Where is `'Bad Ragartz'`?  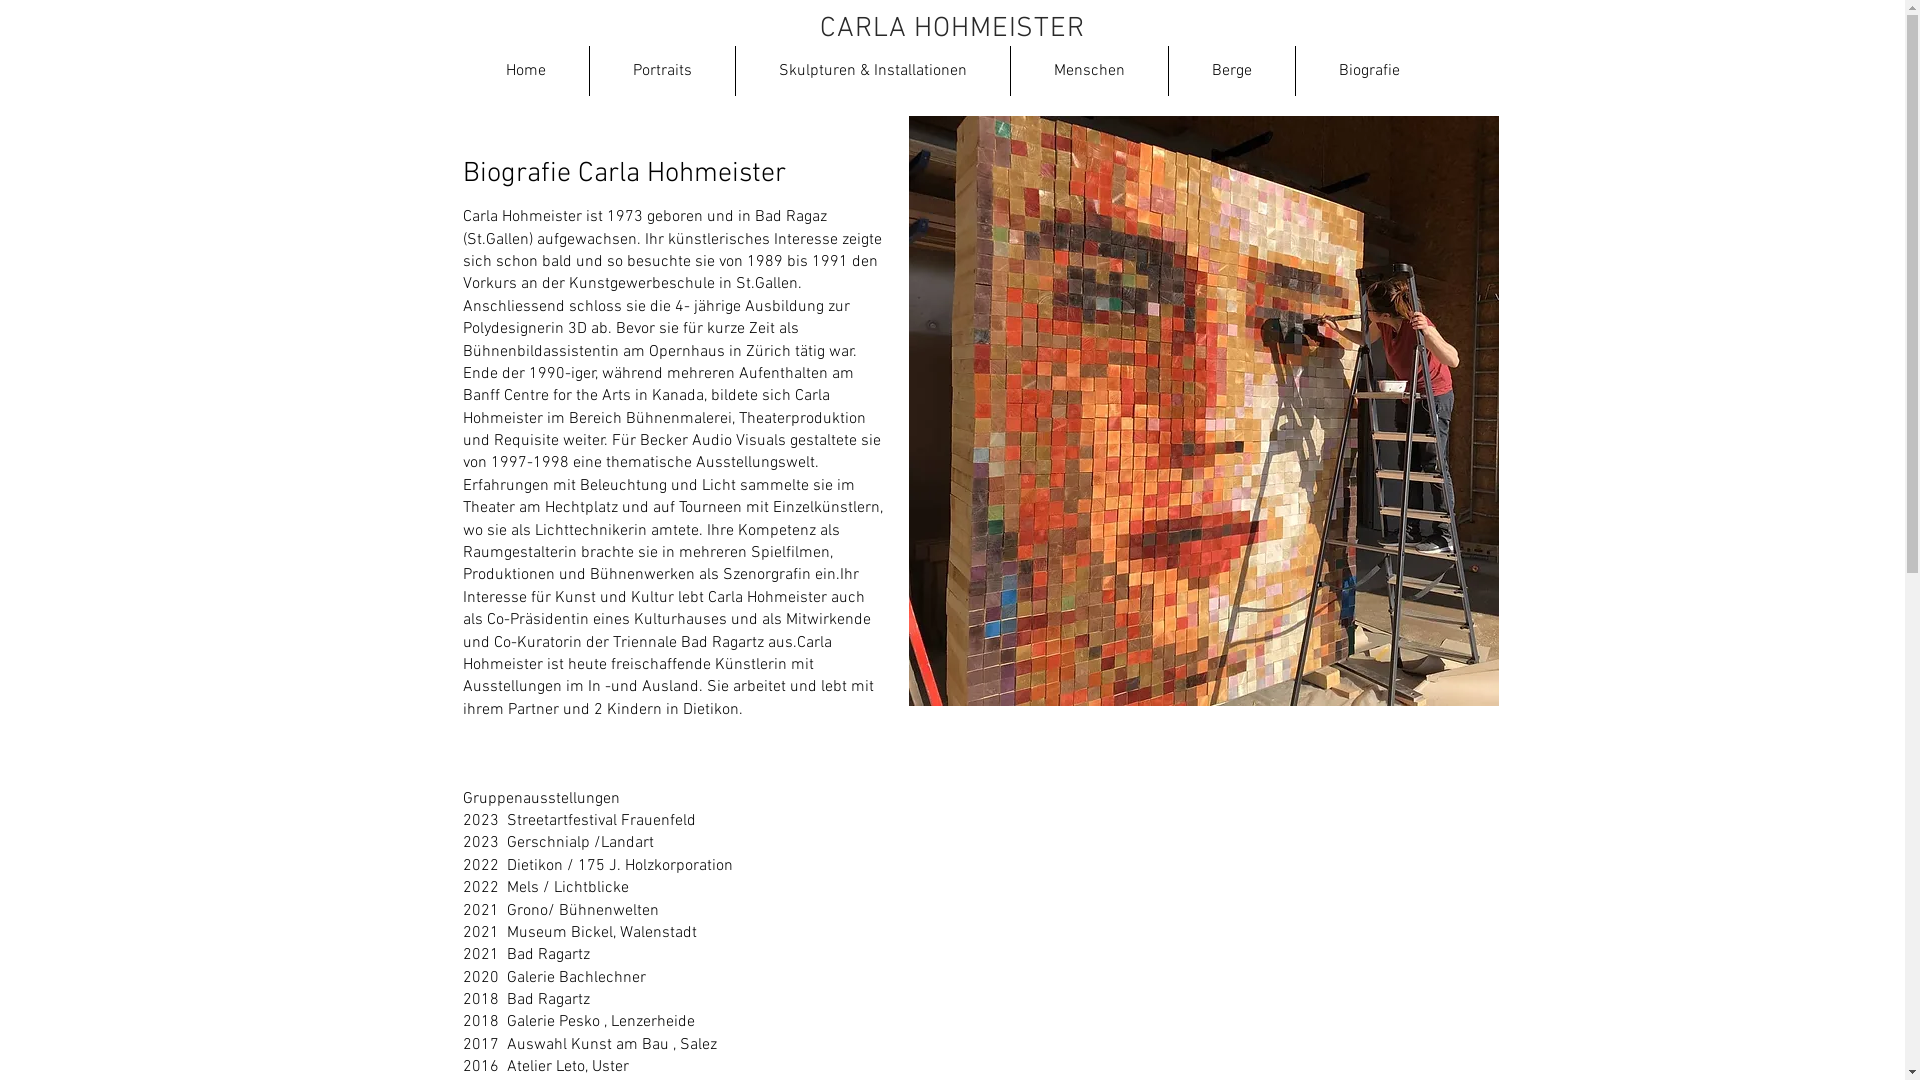 'Bad Ragartz' is located at coordinates (505, 954).